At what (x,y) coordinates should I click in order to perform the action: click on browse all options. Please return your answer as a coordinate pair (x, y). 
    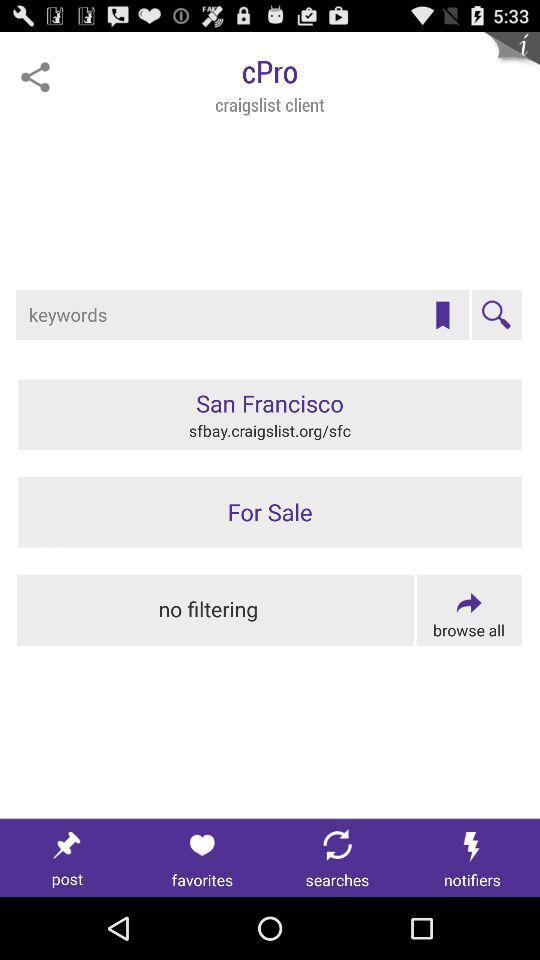
    Looking at the image, I should click on (469, 609).